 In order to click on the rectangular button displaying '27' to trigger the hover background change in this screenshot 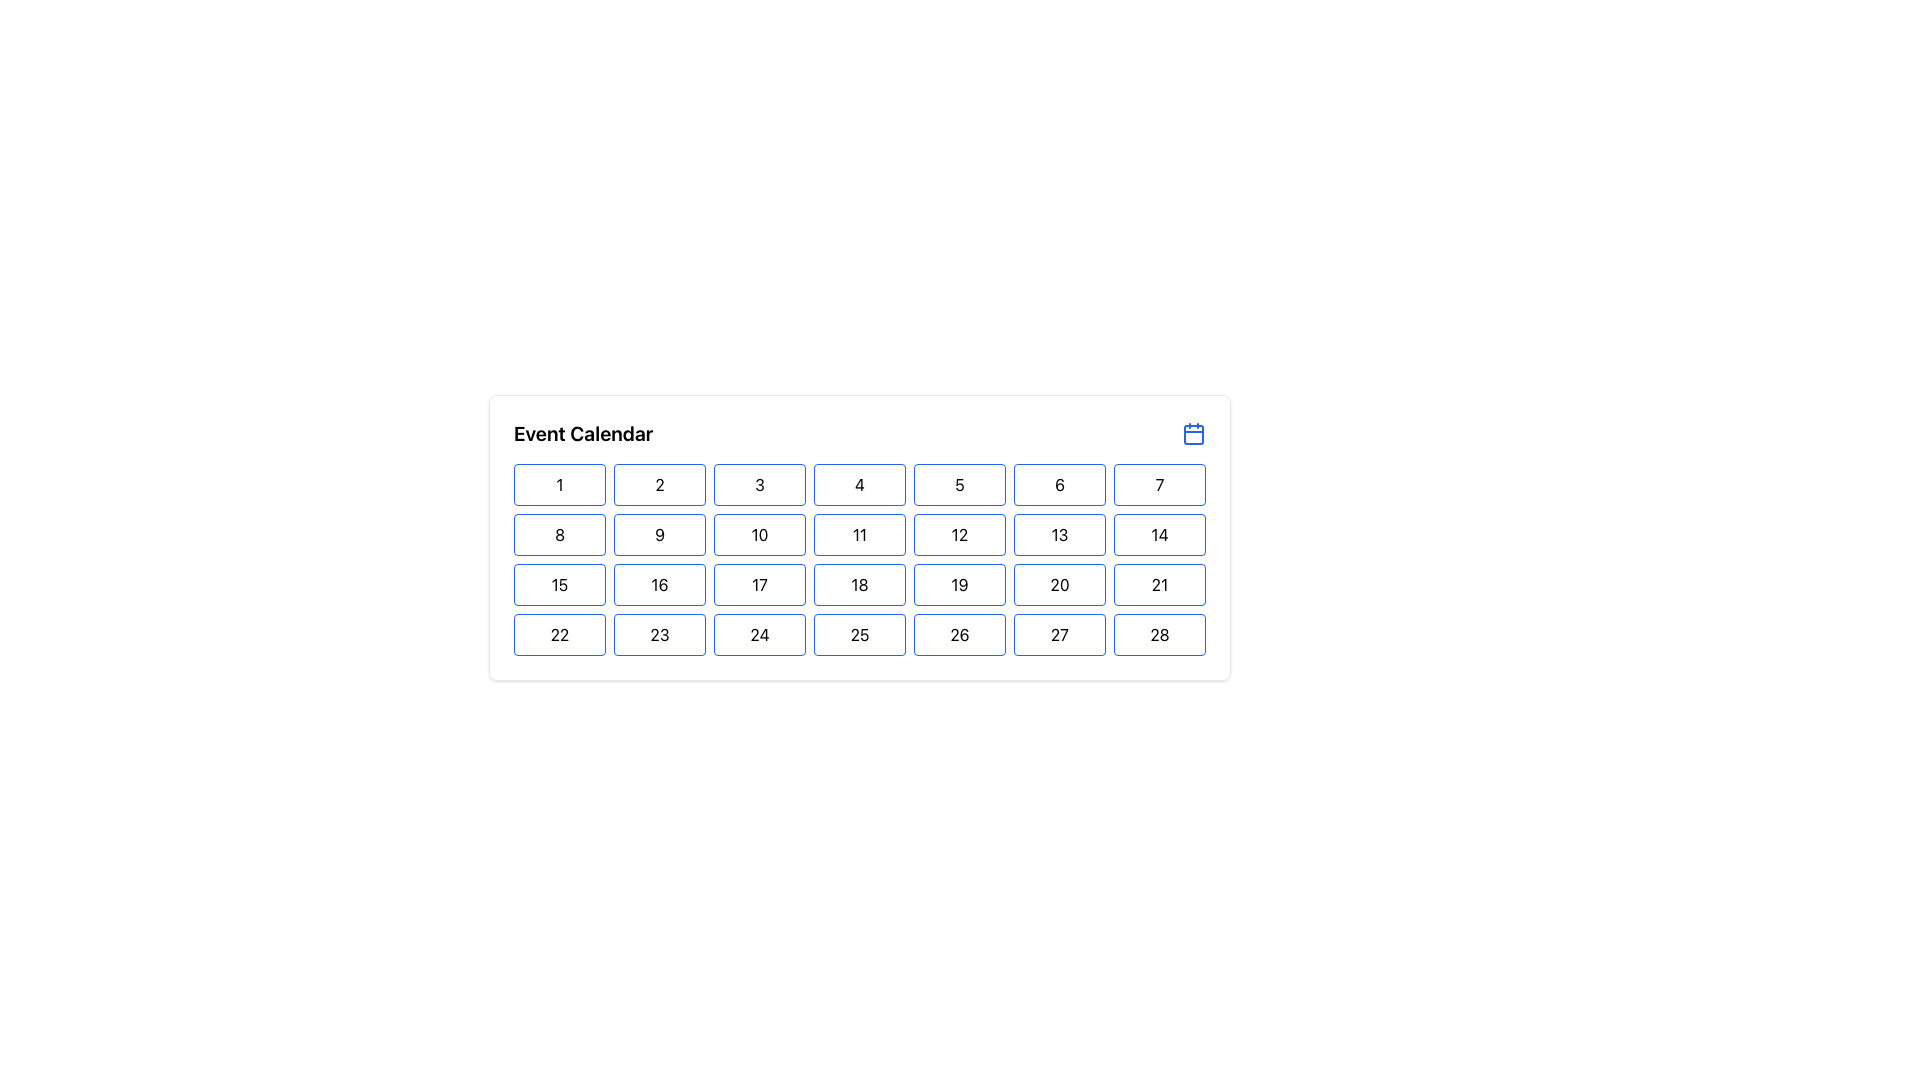, I will do `click(1059, 635)`.